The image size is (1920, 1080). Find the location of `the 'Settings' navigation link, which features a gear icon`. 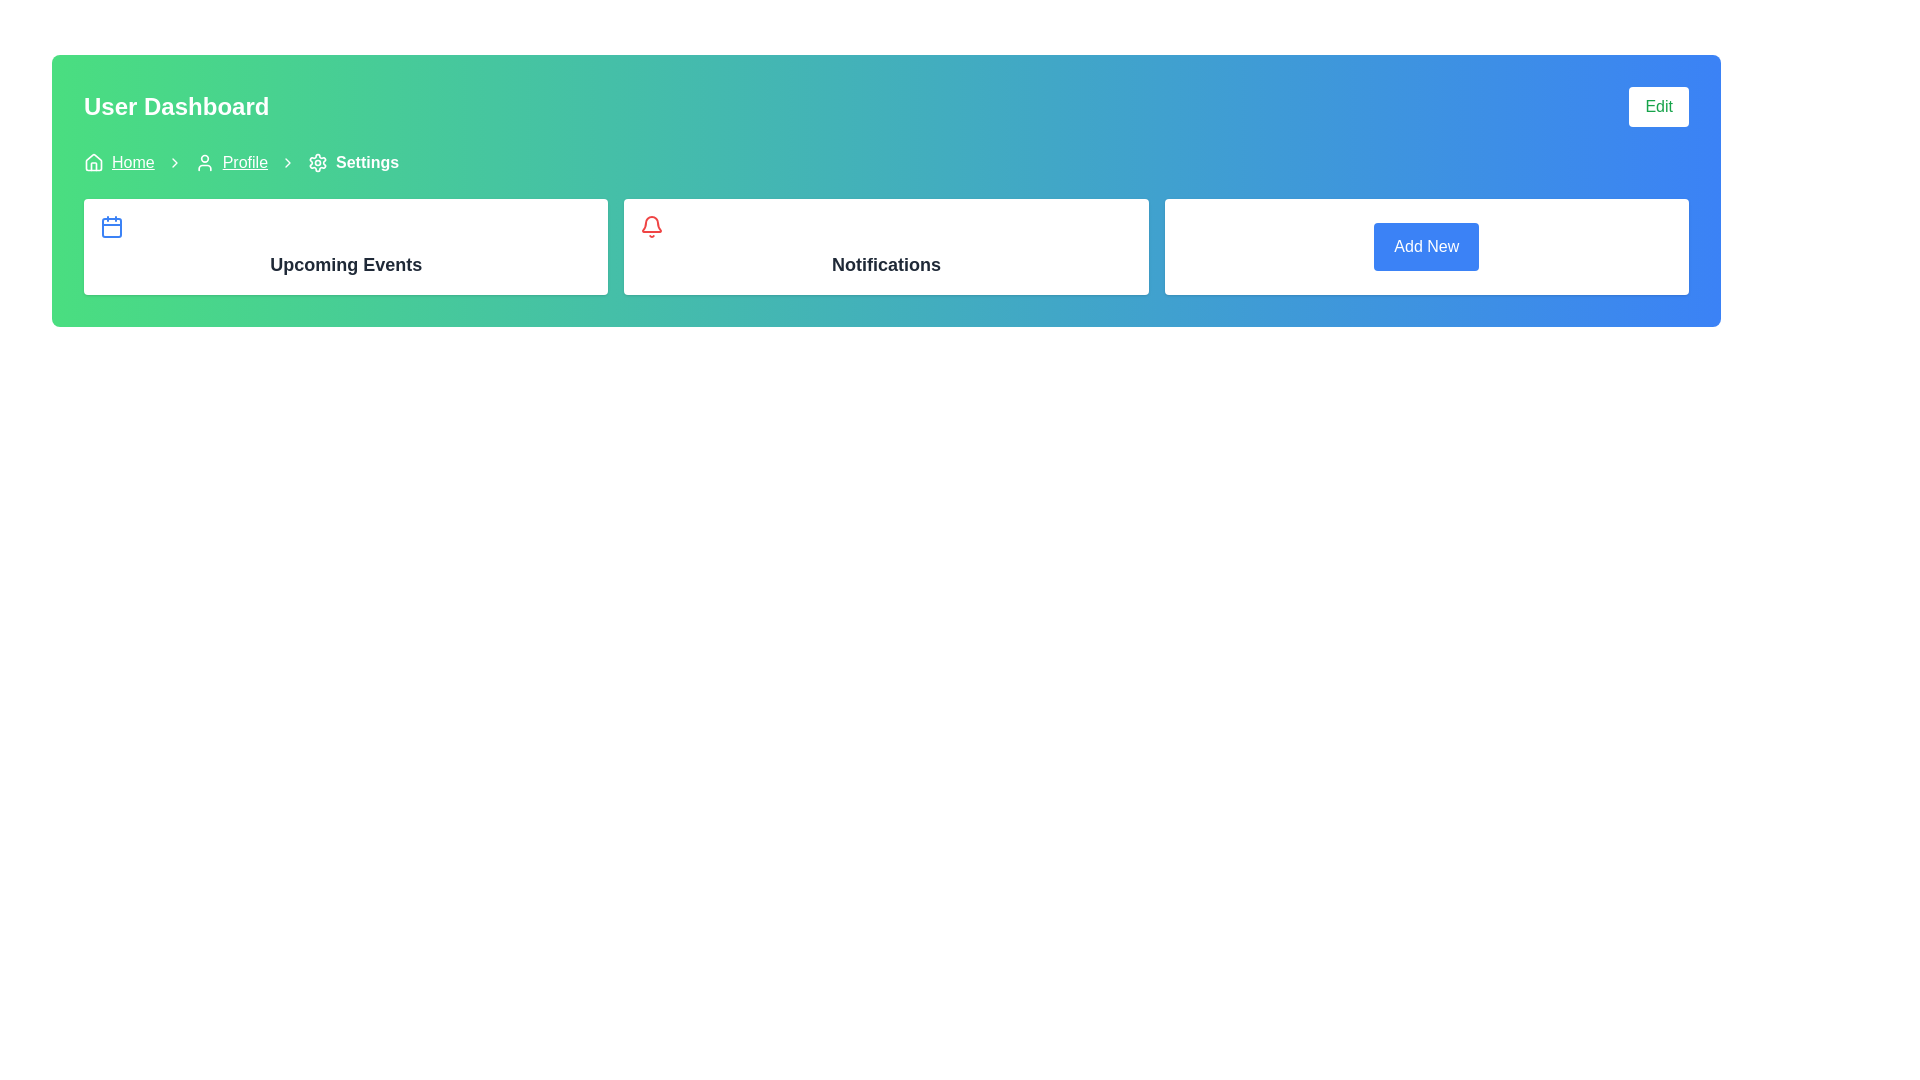

the 'Settings' navigation link, which features a gear icon is located at coordinates (353, 161).